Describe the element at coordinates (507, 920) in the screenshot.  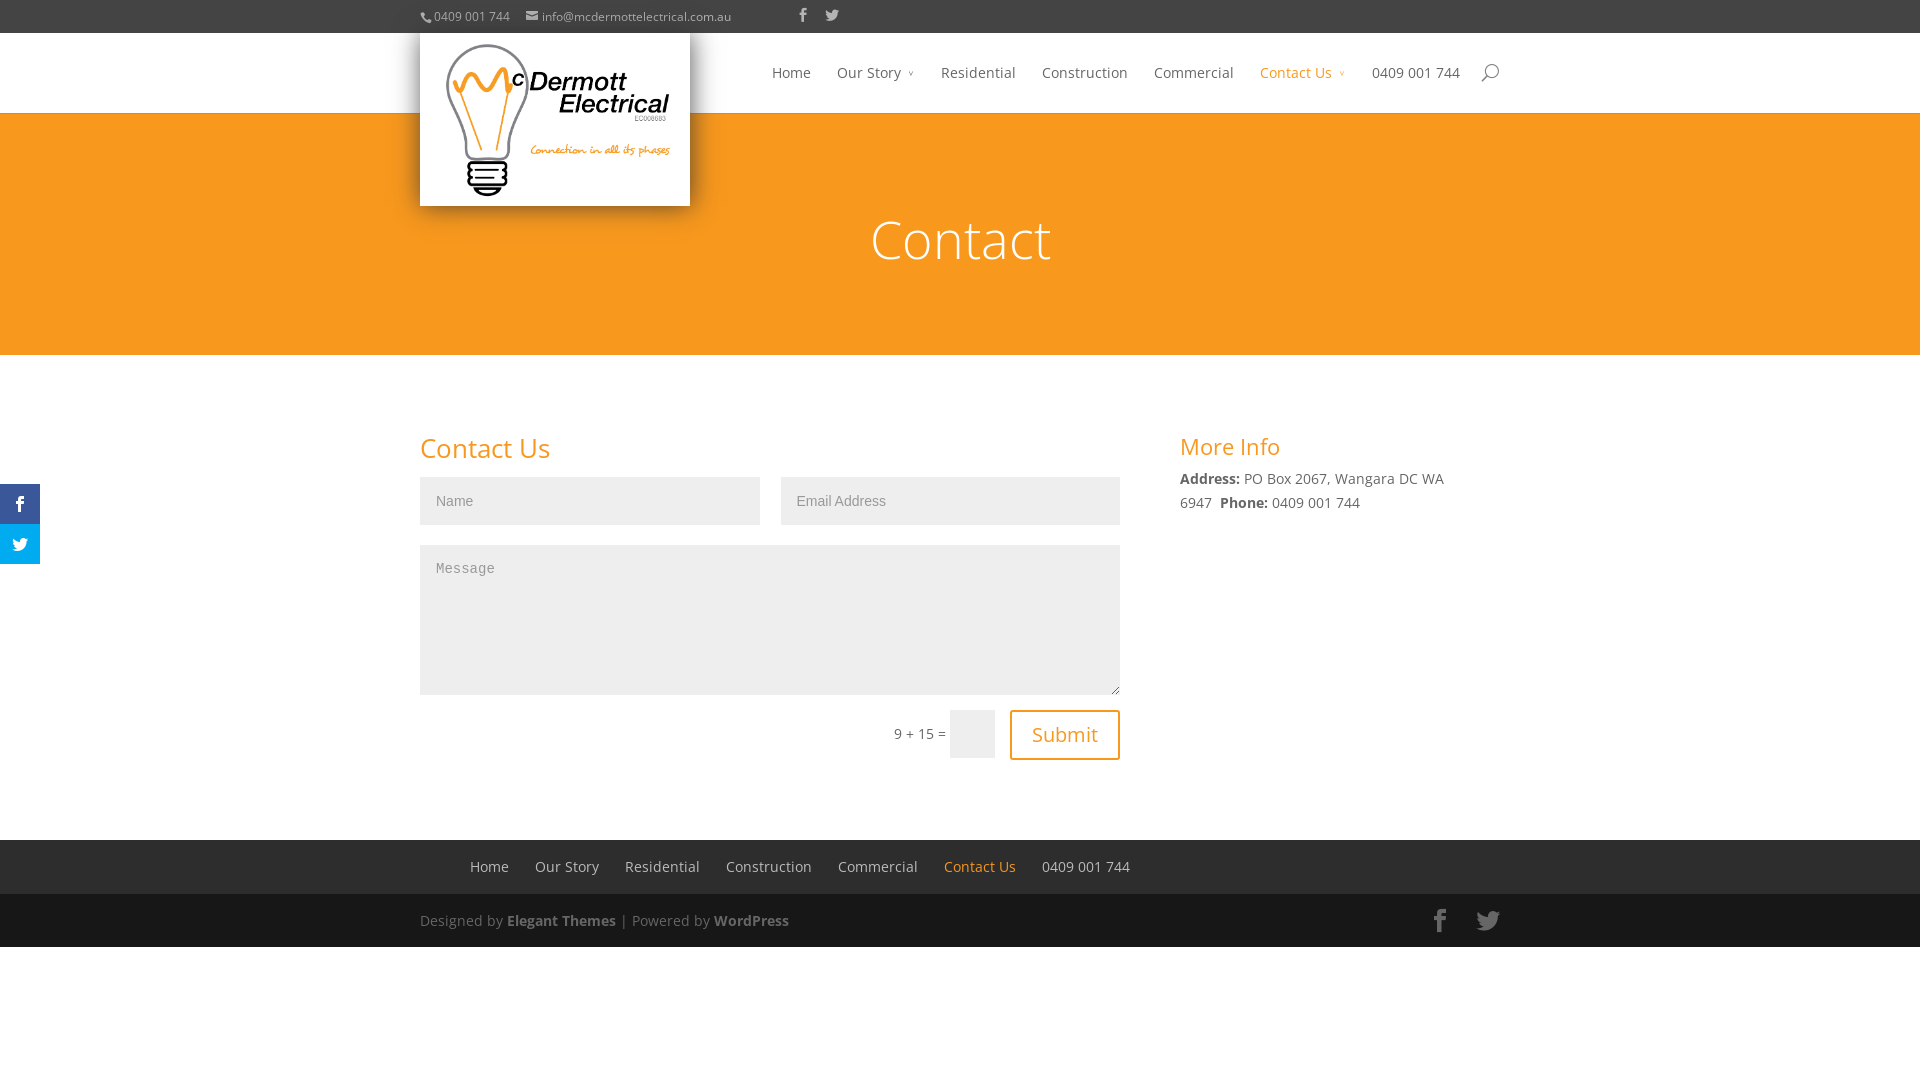
I see `'Elegant Themes'` at that location.